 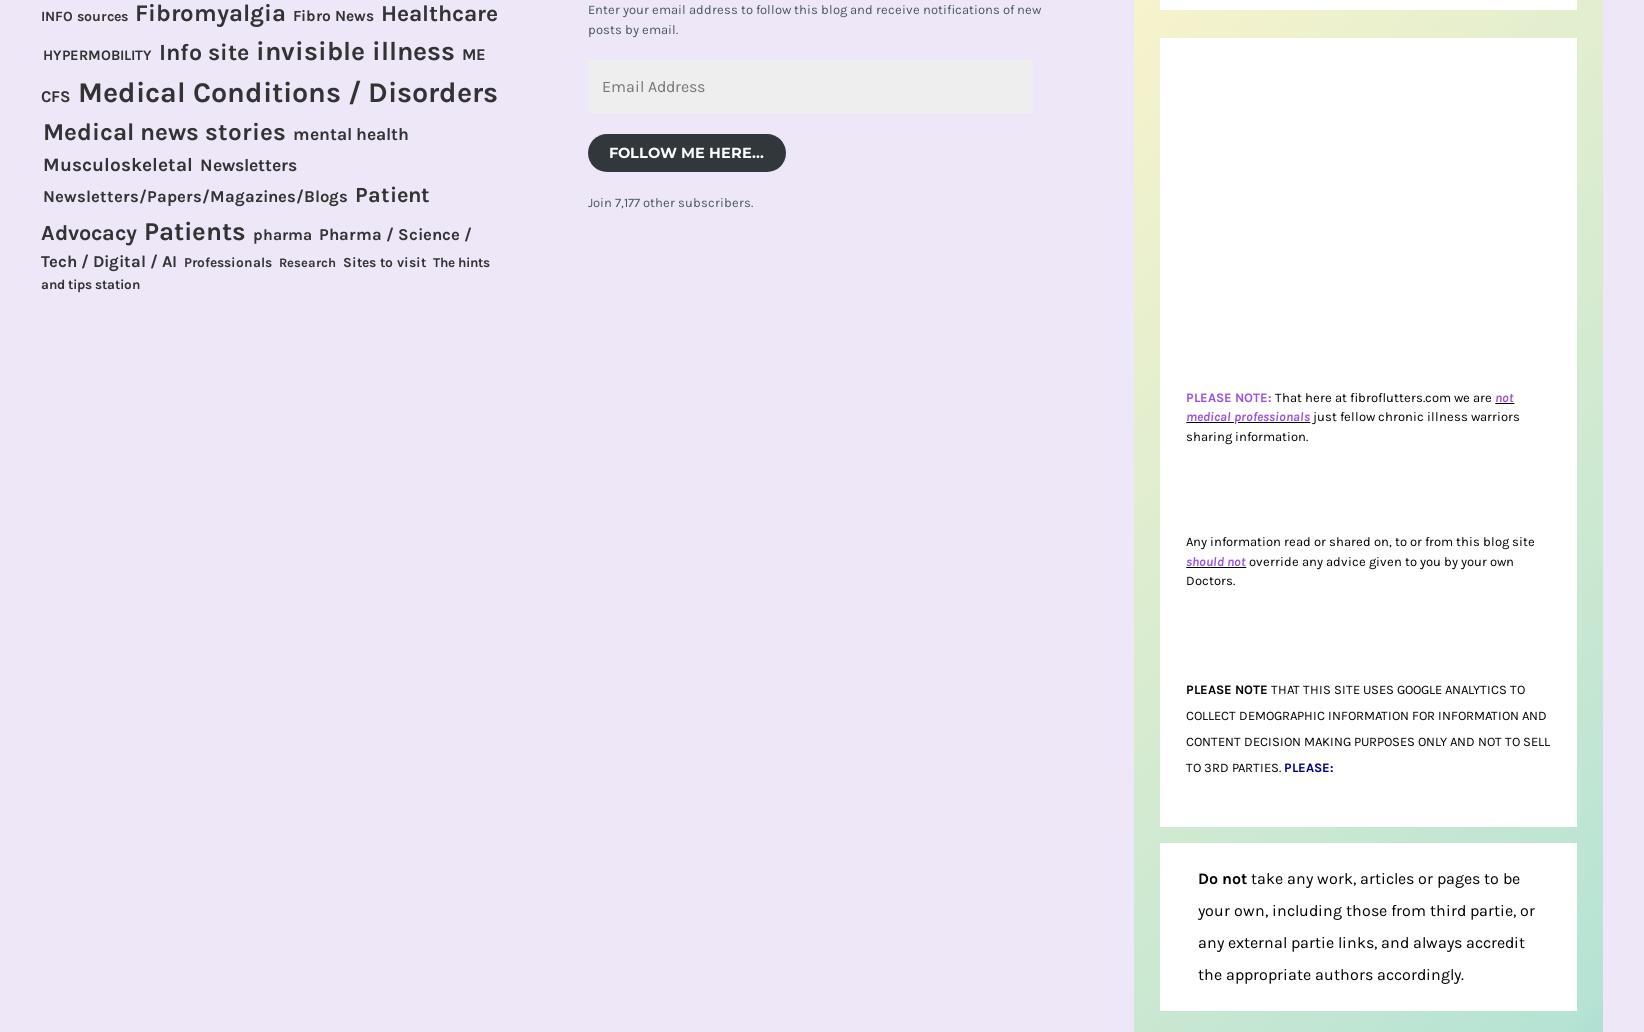 I want to click on 'Patient Advocacy', so click(x=235, y=212).